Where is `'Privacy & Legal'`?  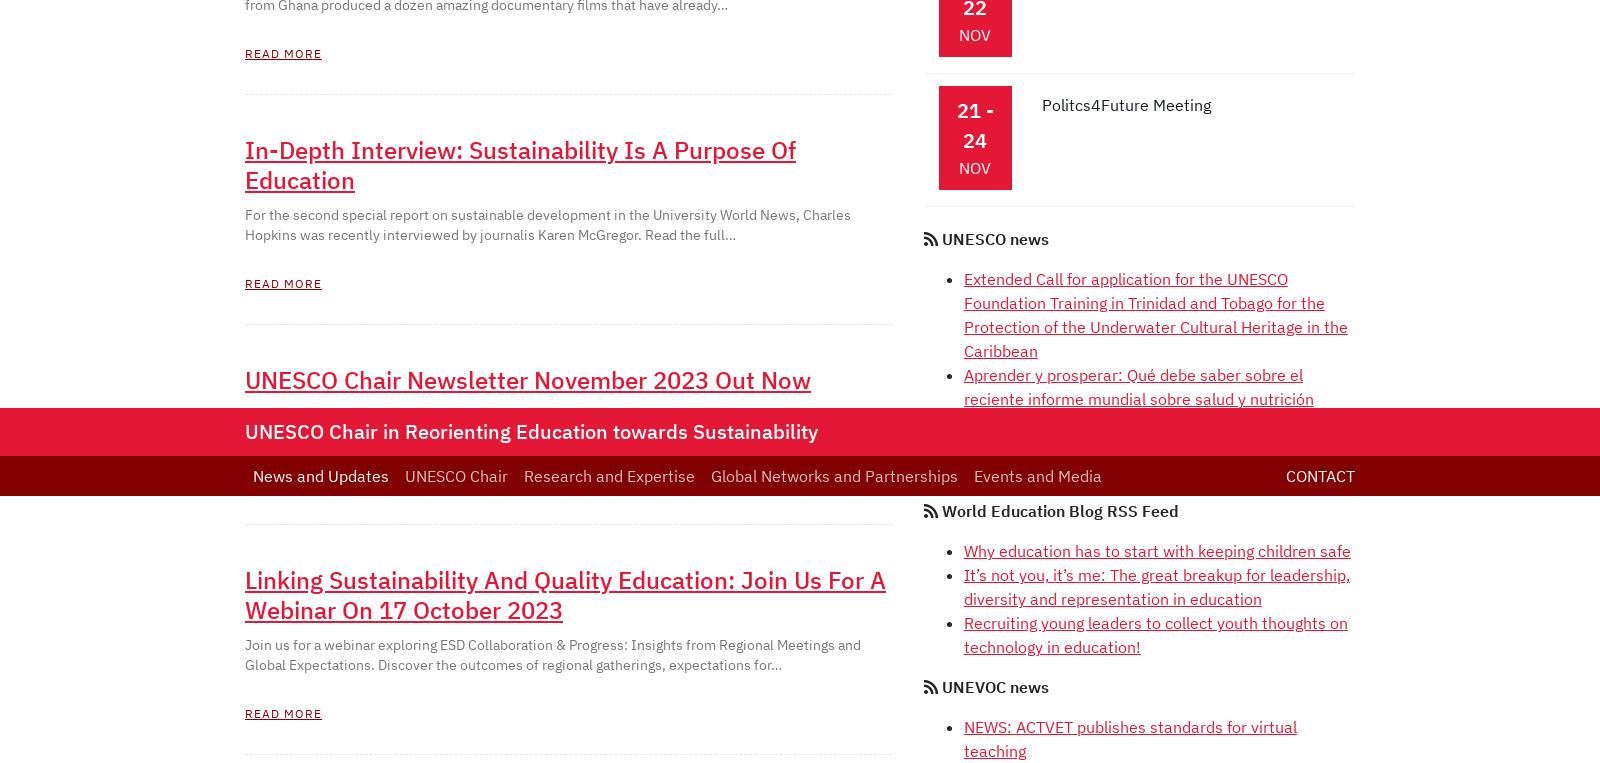
'Privacy & Legal' is located at coordinates (858, 275).